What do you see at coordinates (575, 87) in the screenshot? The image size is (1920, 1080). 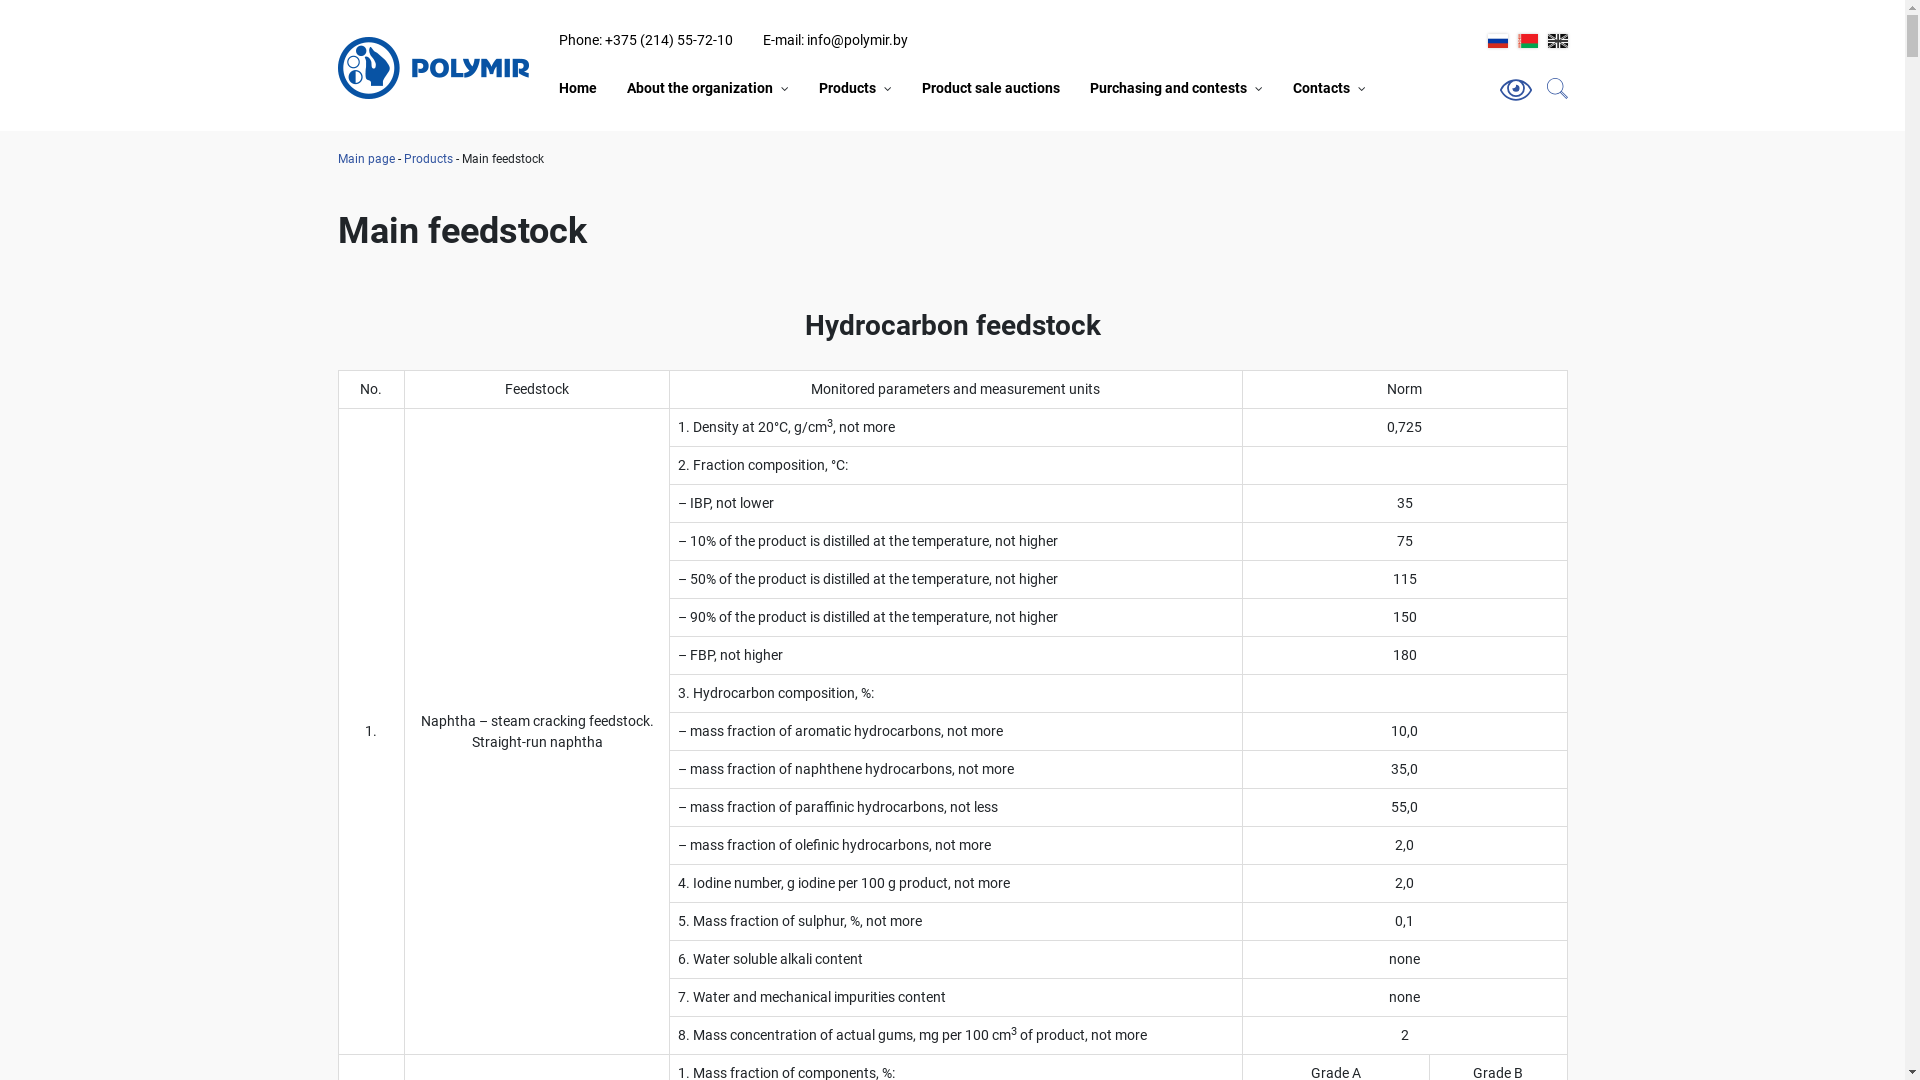 I see `'Home'` at bounding box center [575, 87].